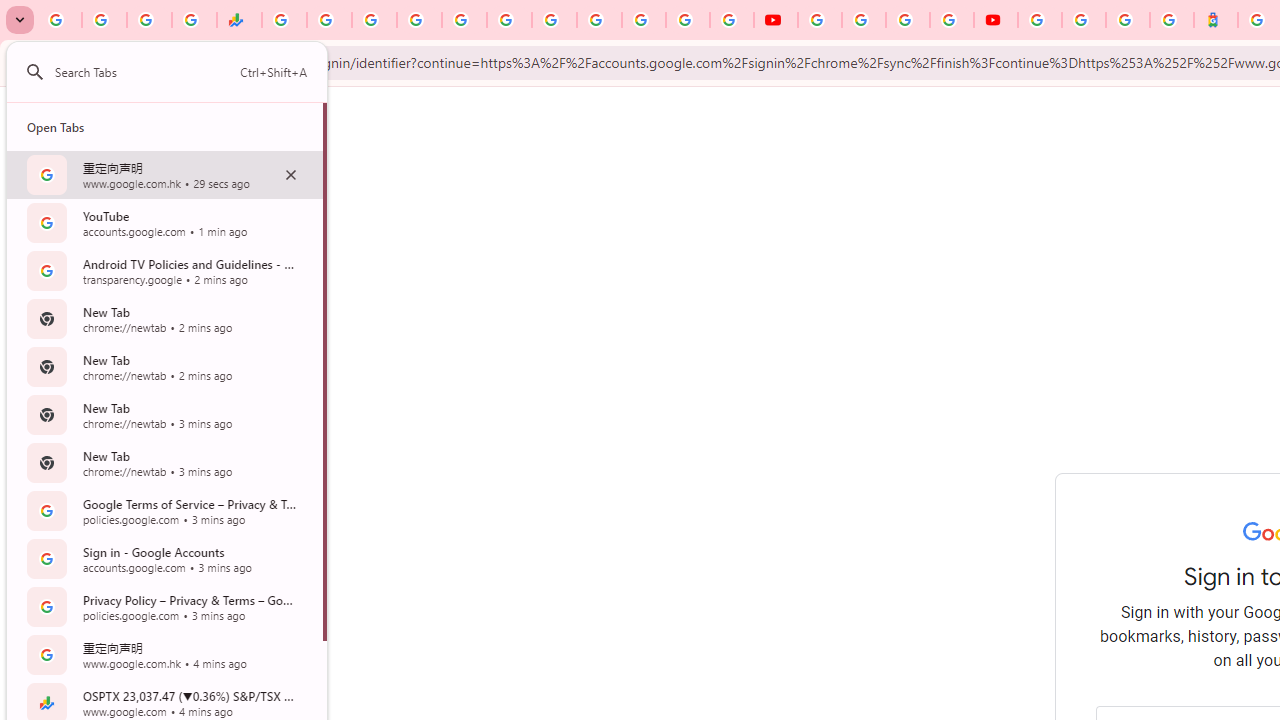 This screenshot has width=1280, height=720. Describe the element at coordinates (181, 71) in the screenshot. I see `'Search Tabs Ctrl+Shift+A Found 60 Tabs'` at that location.